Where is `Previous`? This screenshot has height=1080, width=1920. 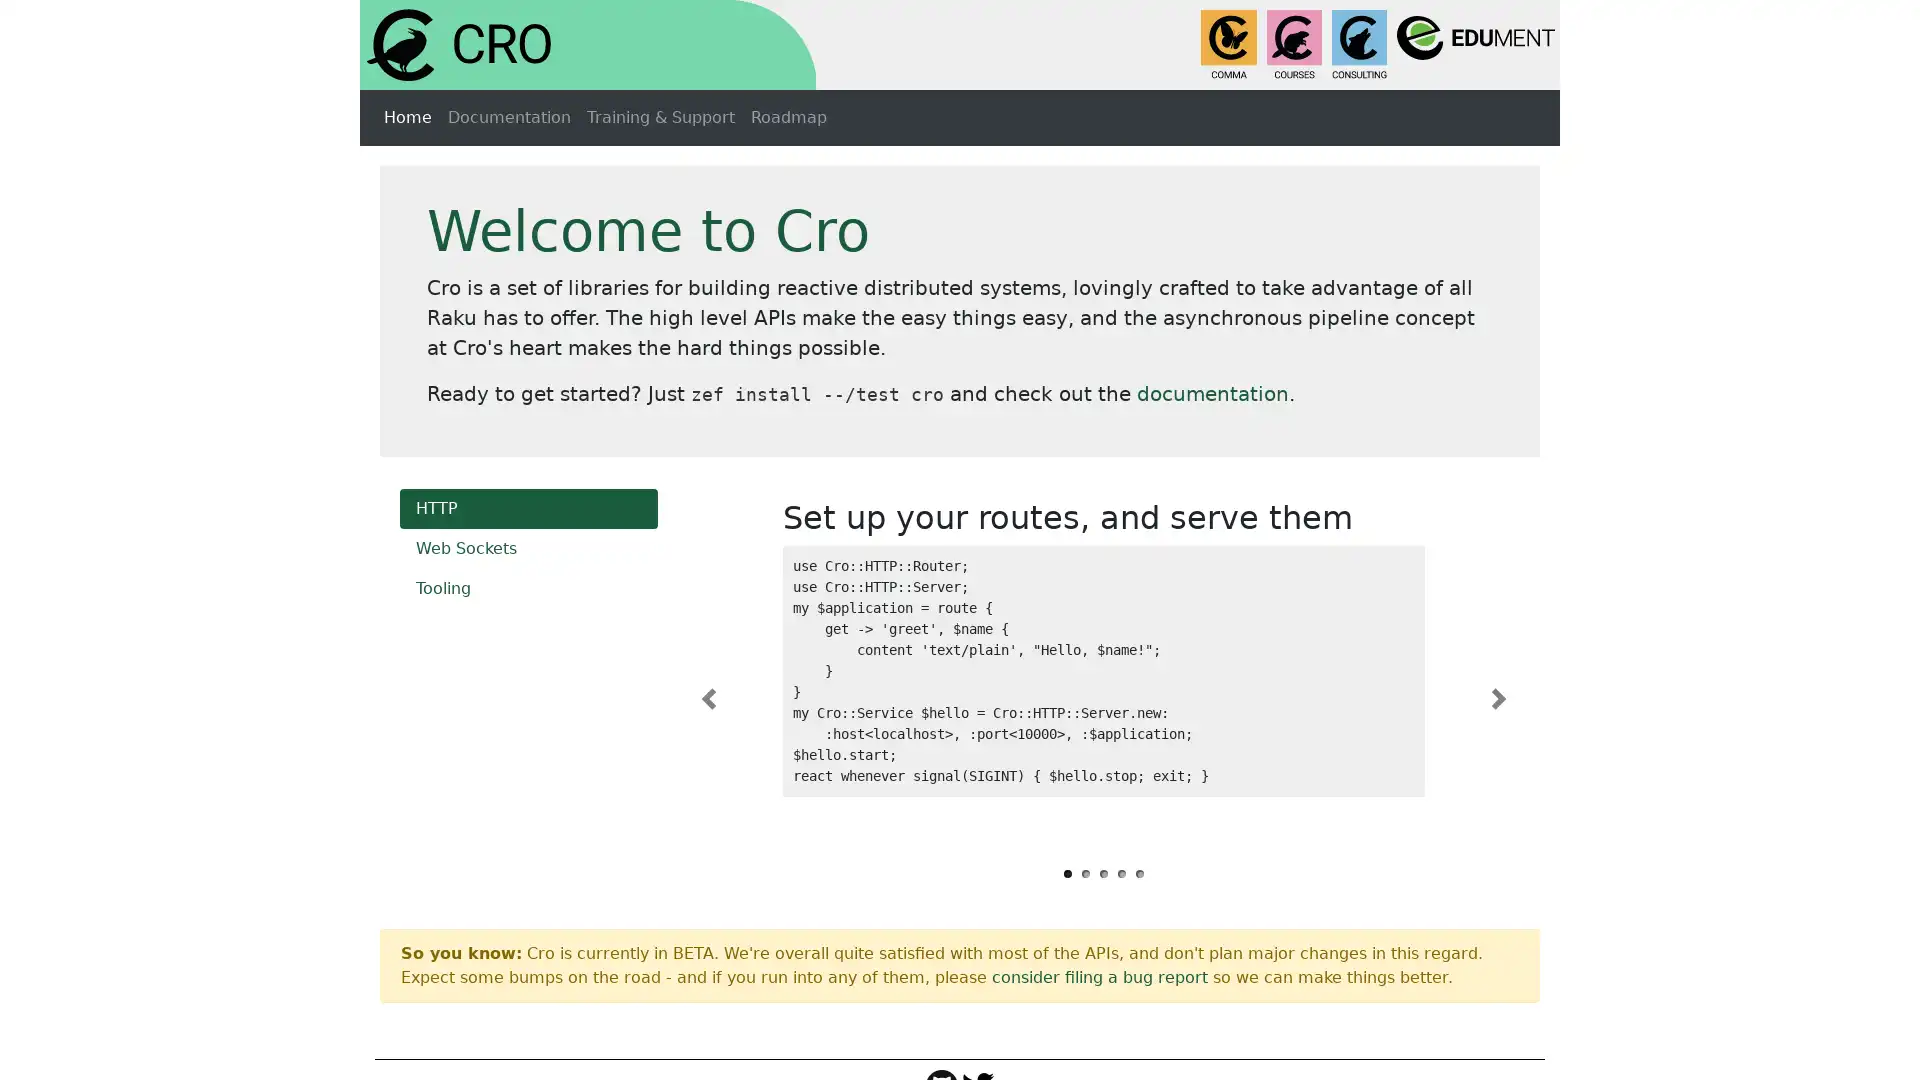
Previous is located at coordinates (708, 697).